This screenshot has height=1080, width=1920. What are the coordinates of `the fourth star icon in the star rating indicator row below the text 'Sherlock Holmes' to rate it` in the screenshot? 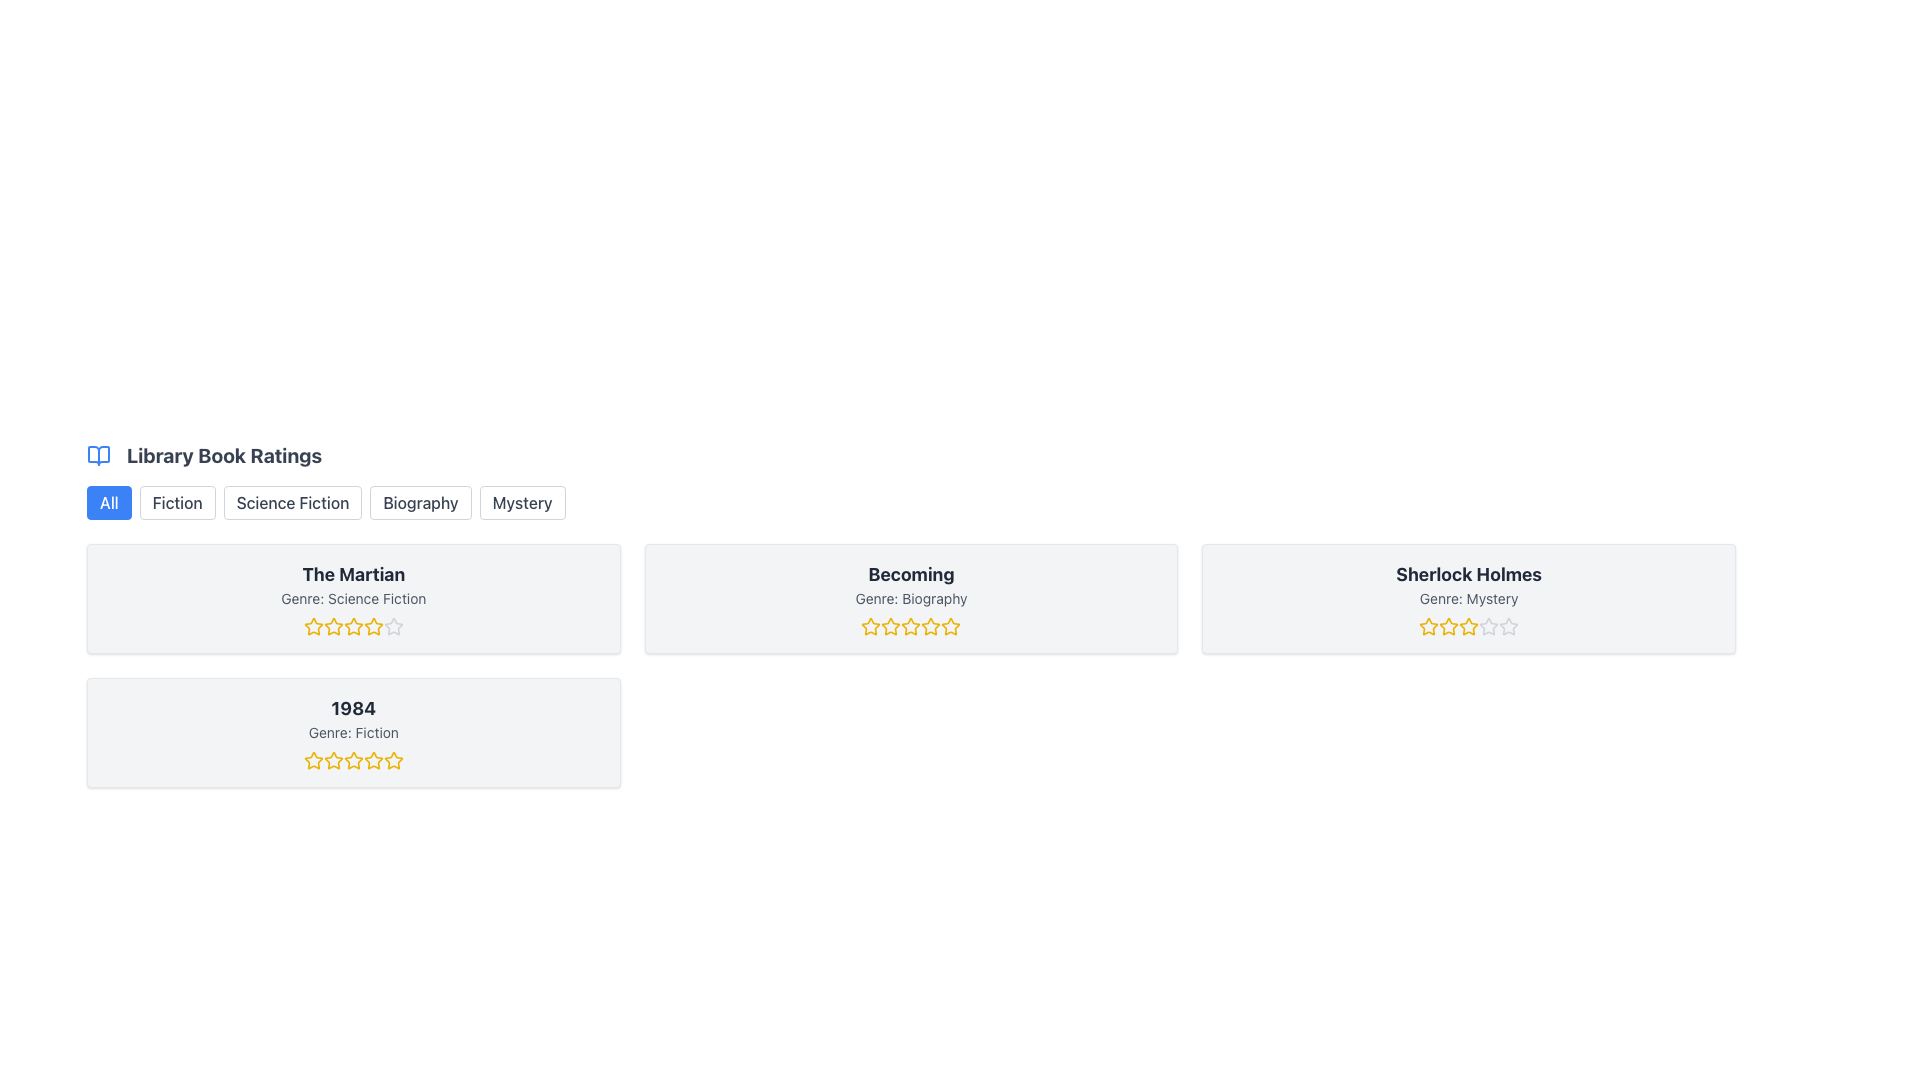 It's located at (1469, 626).